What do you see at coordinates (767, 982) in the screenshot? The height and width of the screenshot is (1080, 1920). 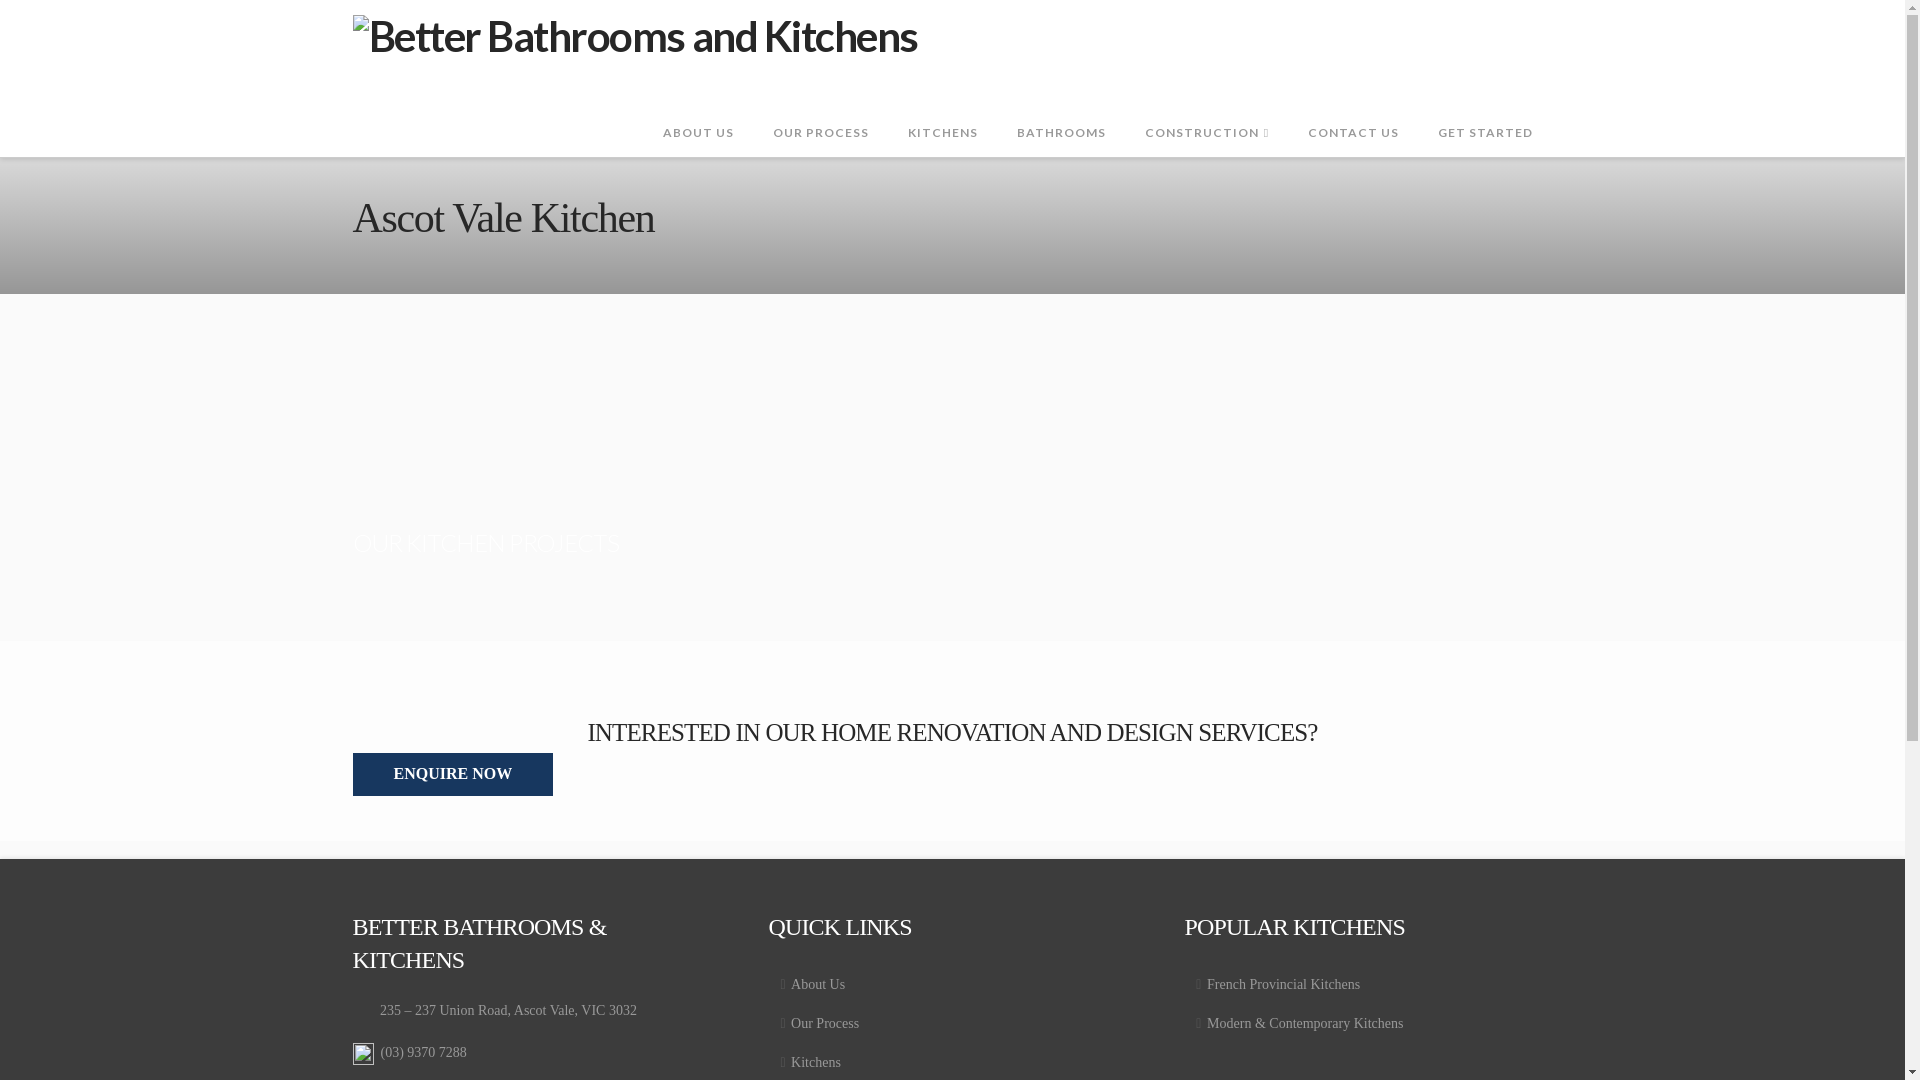 I see `'About Us'` at bounding box center [767, 982].